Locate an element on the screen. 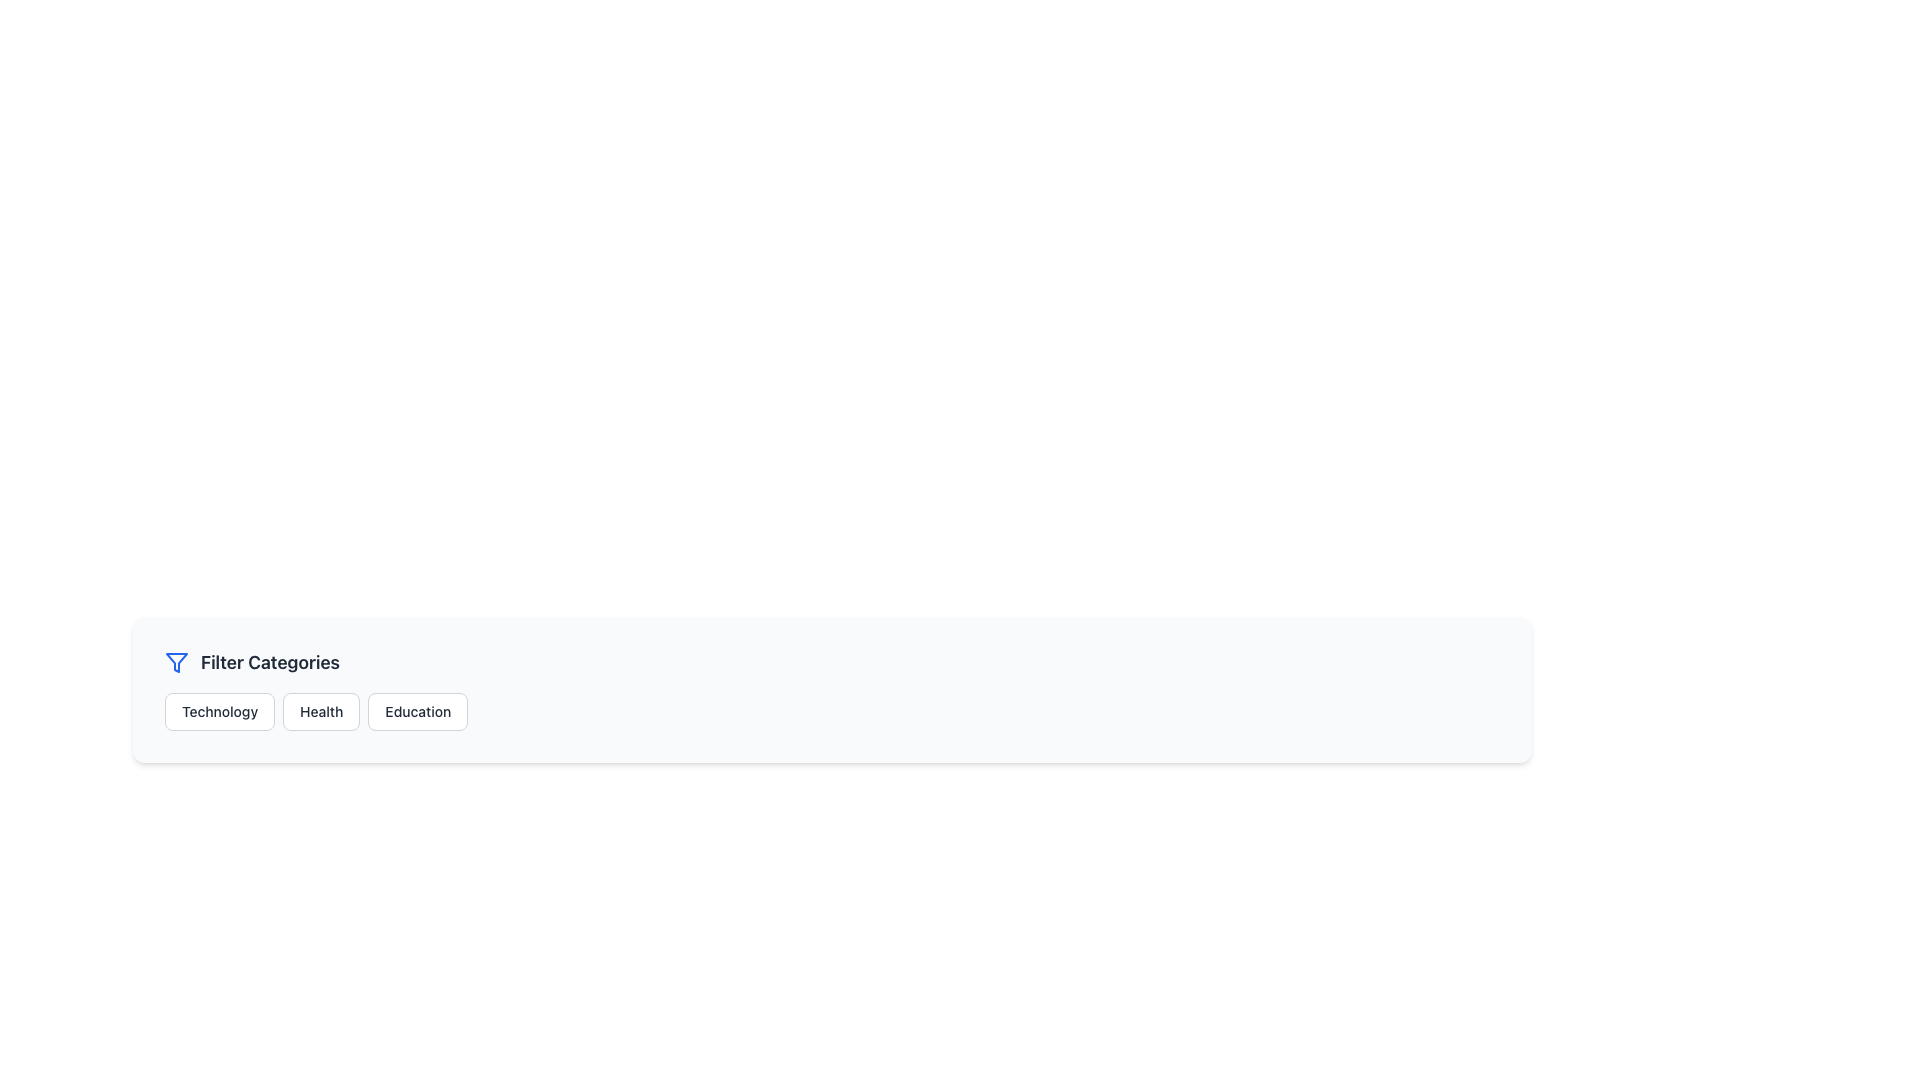  the 'Health' category selector button, which is the second of three horizontally arranged options ('Technology', 'Health', 'Education') located near the bottom-left area of the interface is located at coordinates (321, 711).